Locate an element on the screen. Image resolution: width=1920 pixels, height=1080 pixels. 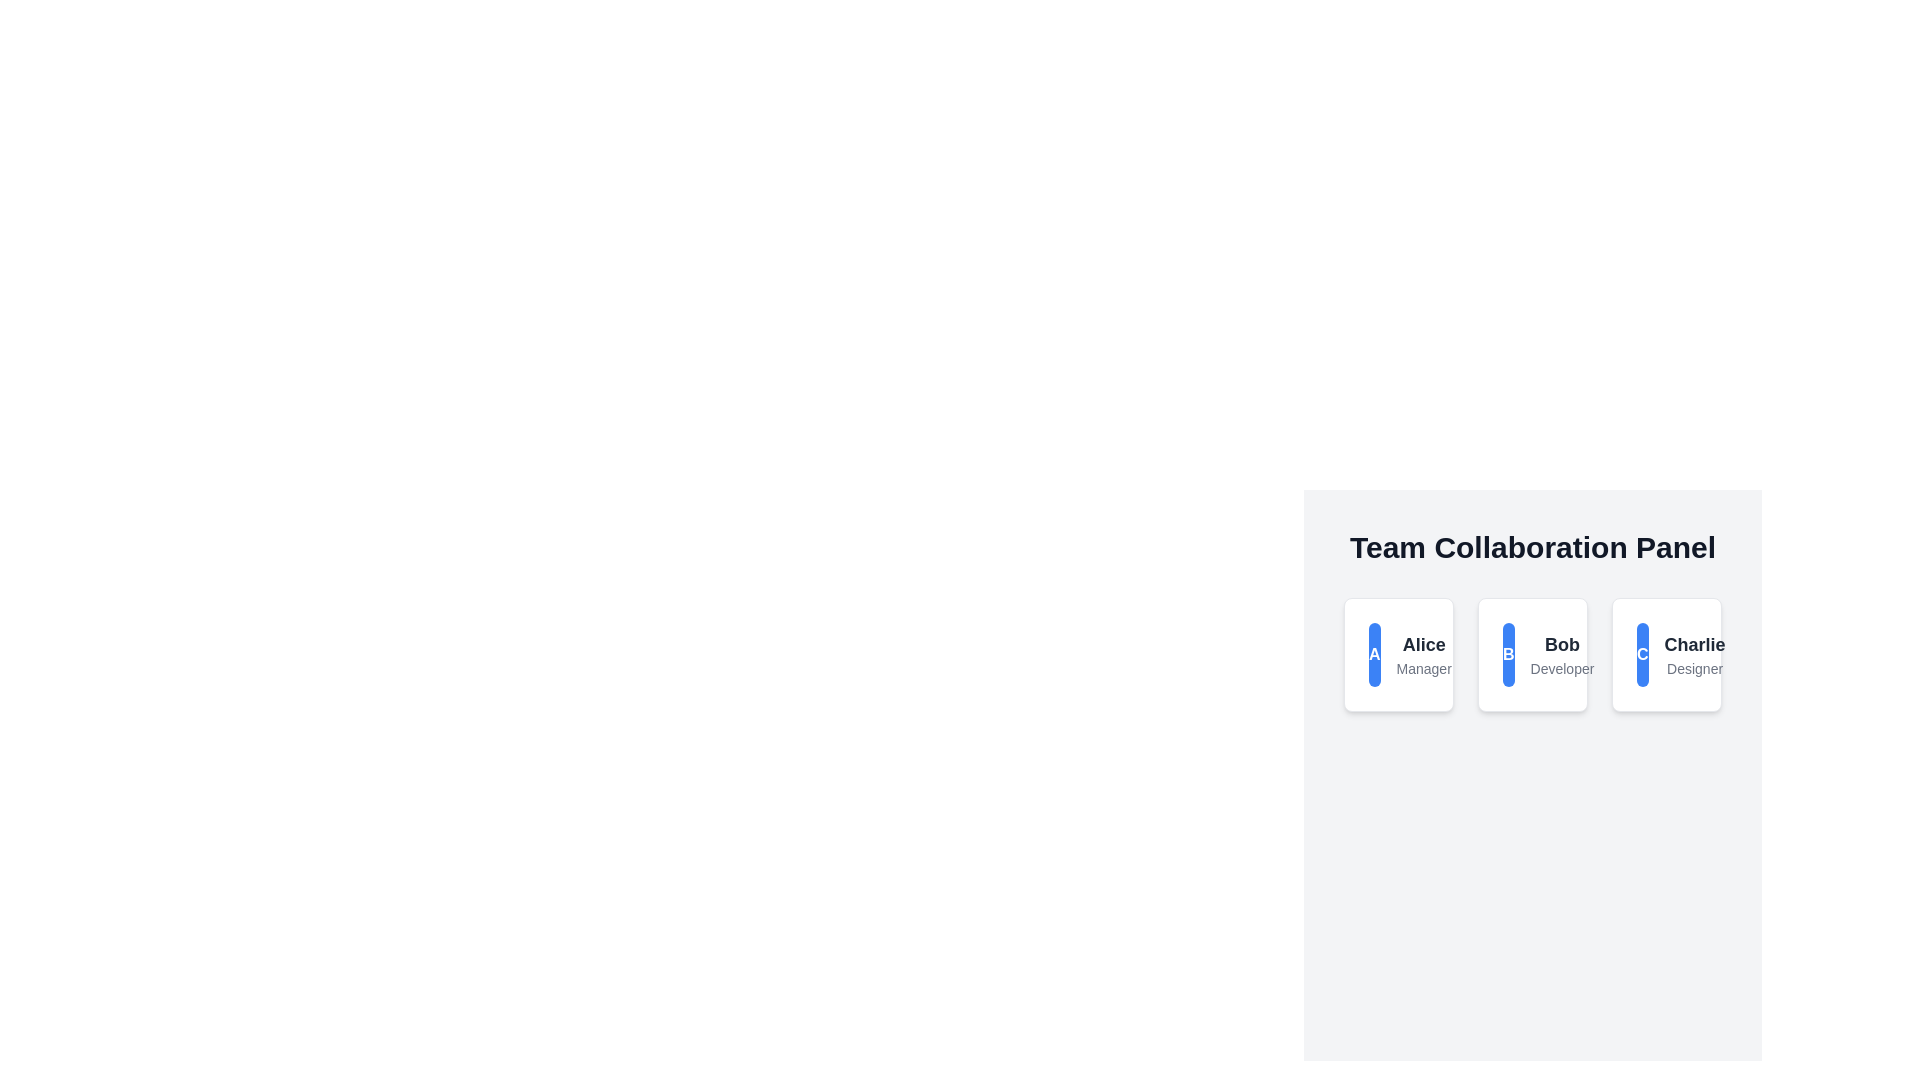
the circular badge with a blue background and white text displaying the letter 'C', which represents 'Charlie' in the Team Collaboration Panel is located at coordinates (1642, 655).